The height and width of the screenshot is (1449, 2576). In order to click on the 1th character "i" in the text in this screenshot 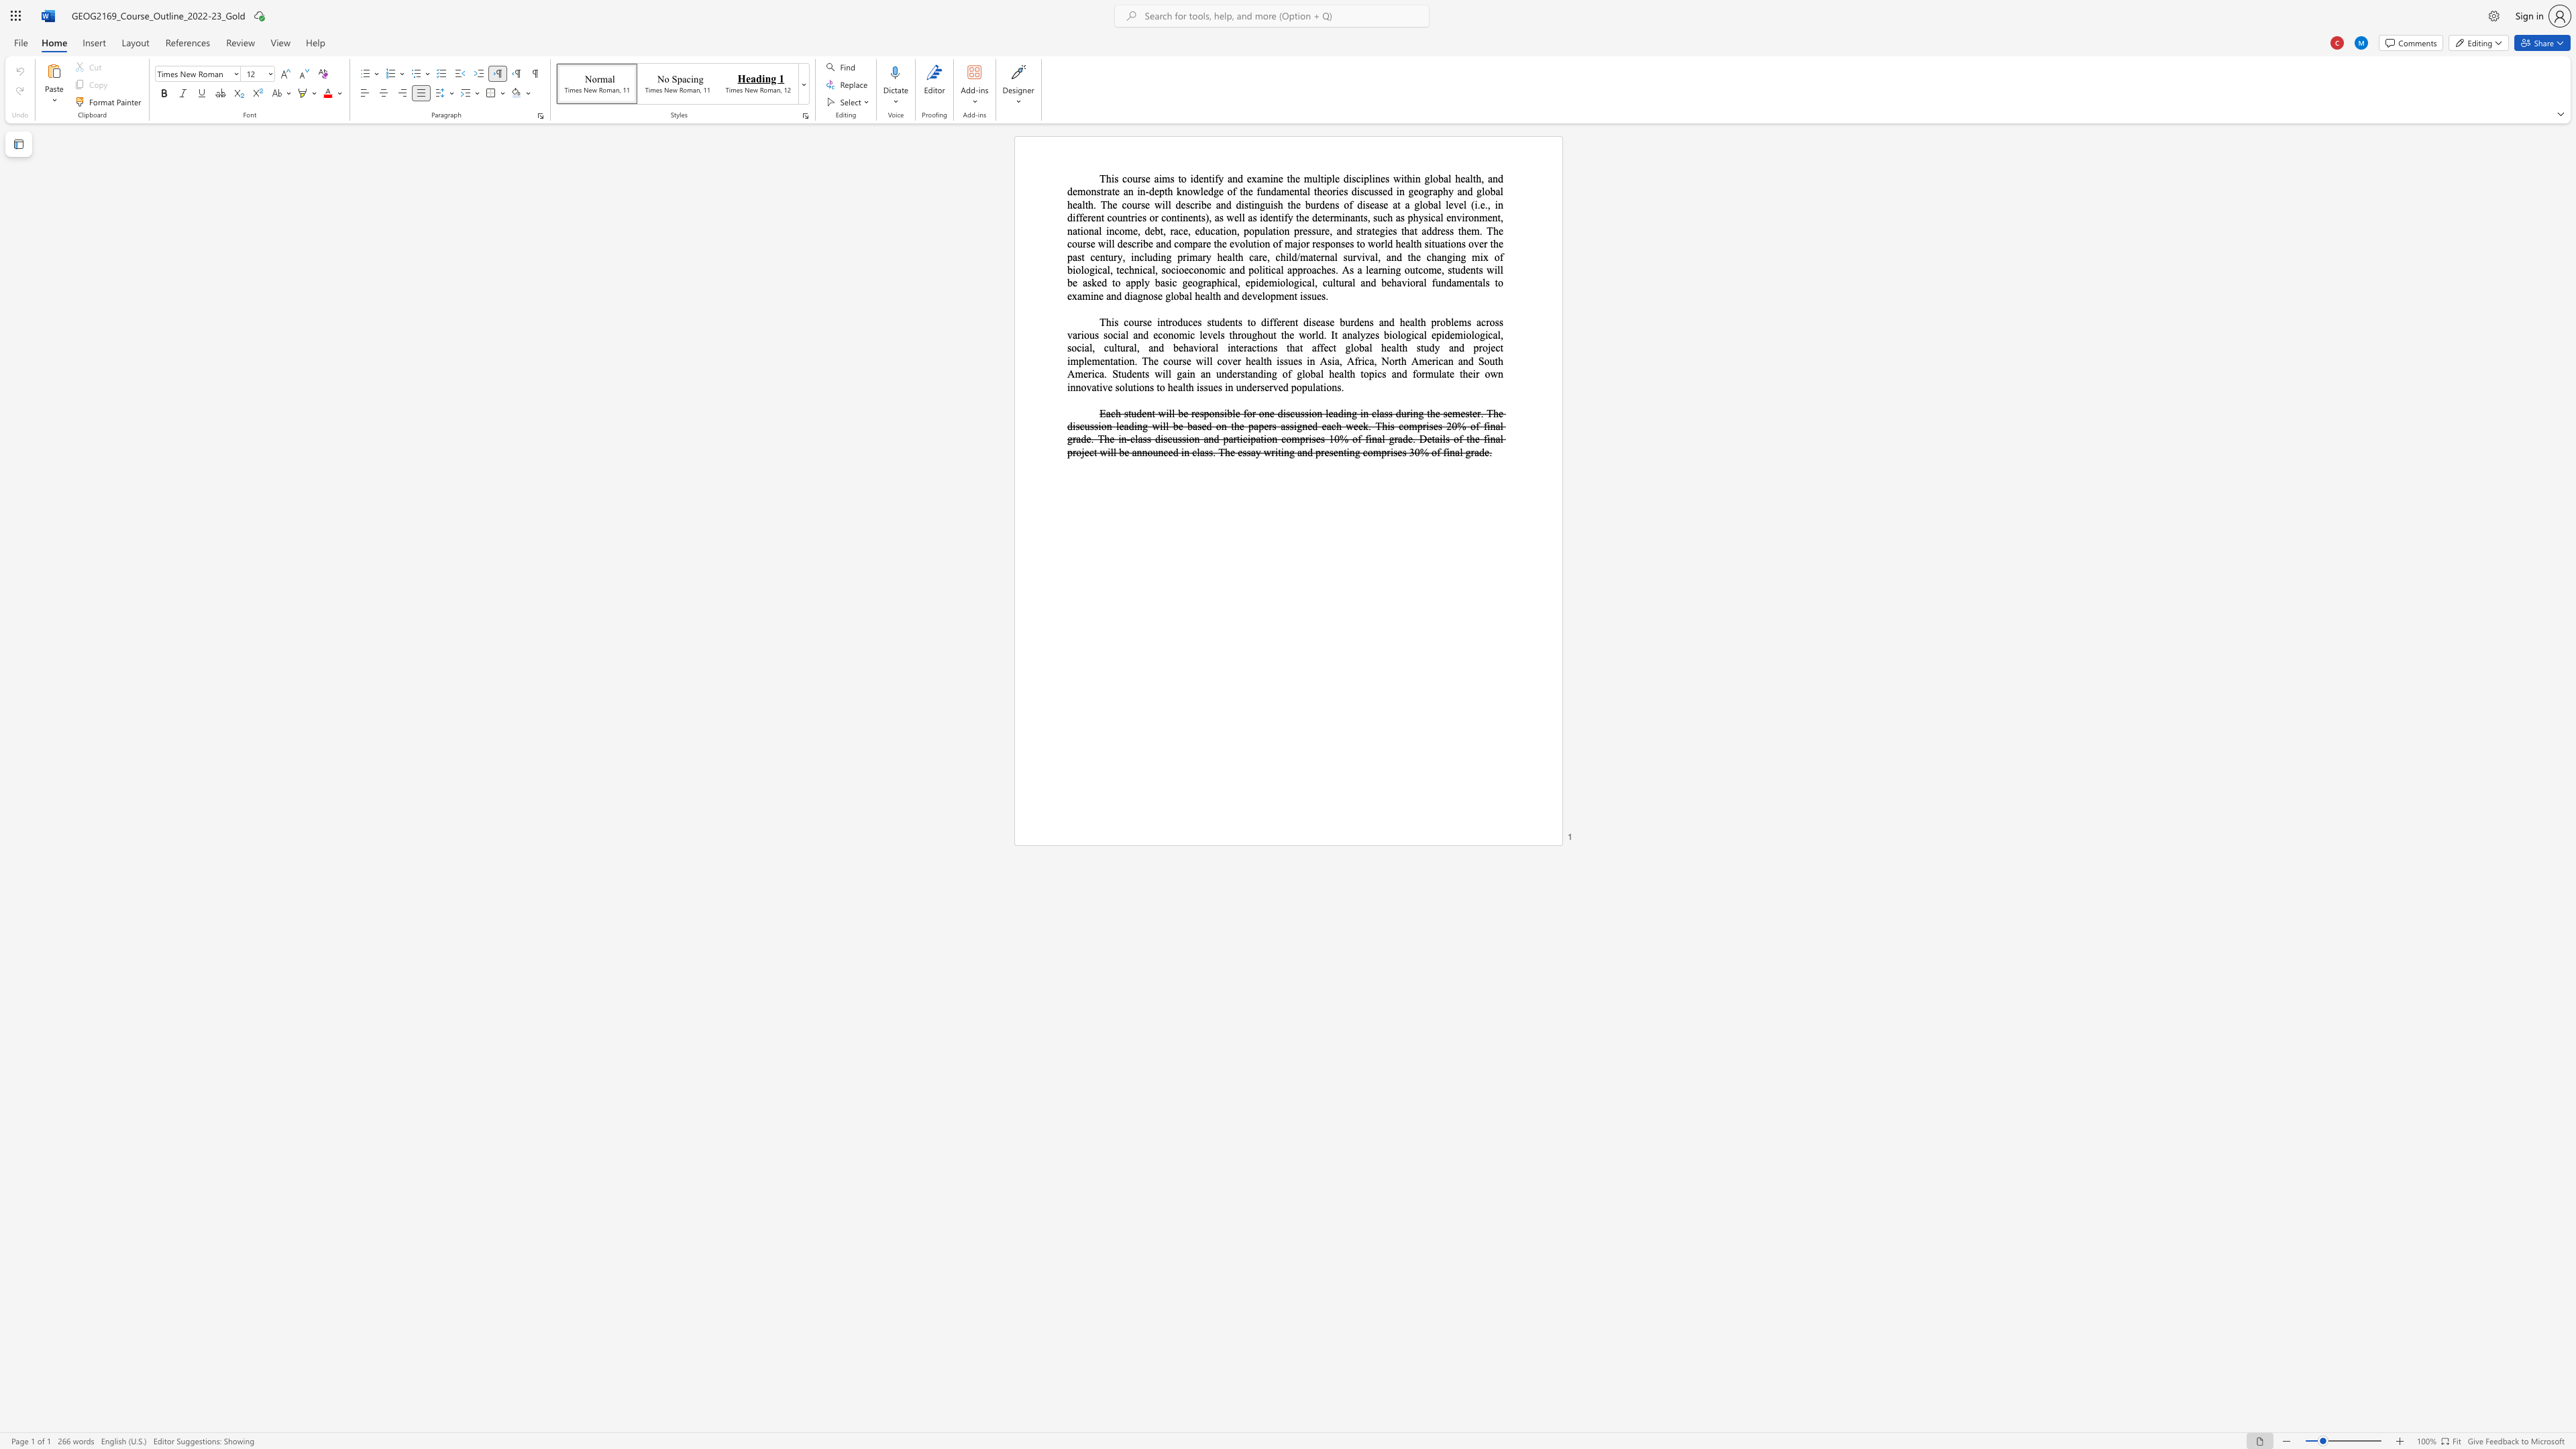, I will do `click(1388, 270)`.